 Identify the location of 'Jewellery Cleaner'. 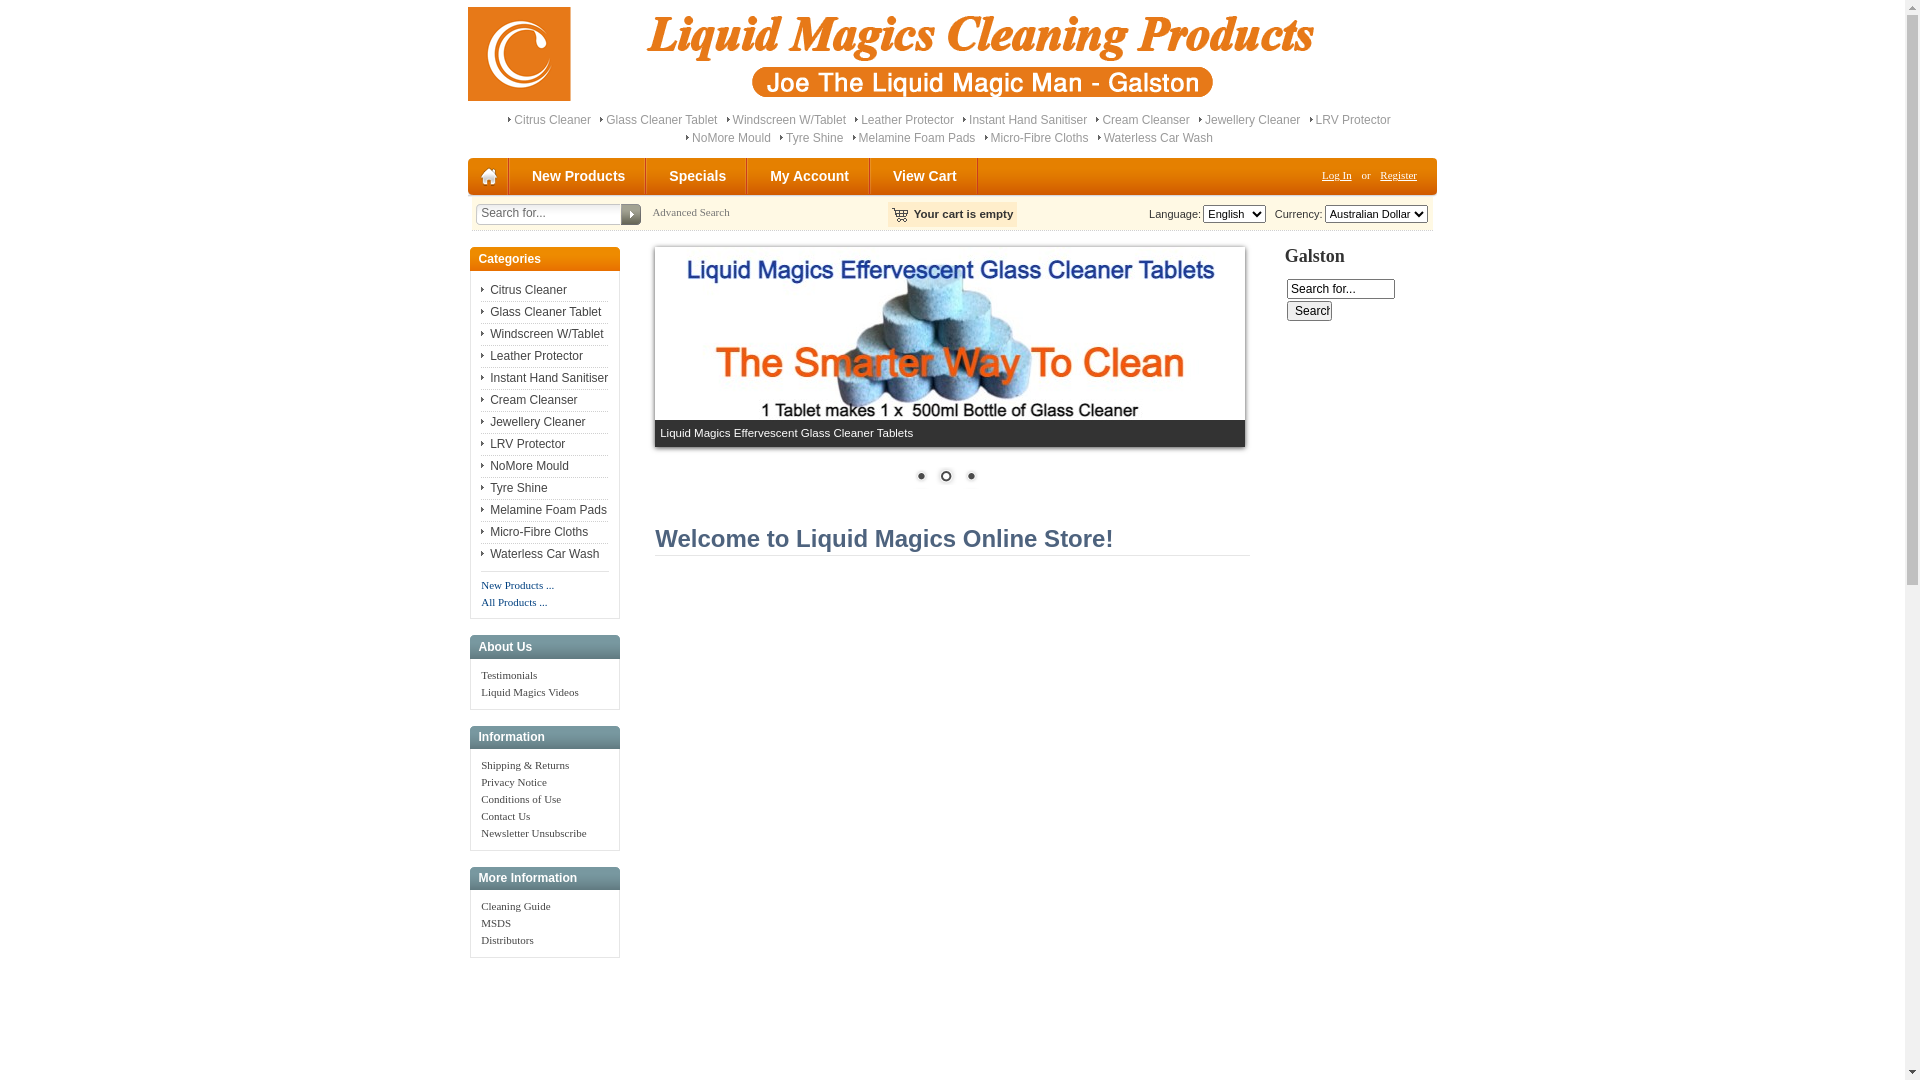
(532, 420).